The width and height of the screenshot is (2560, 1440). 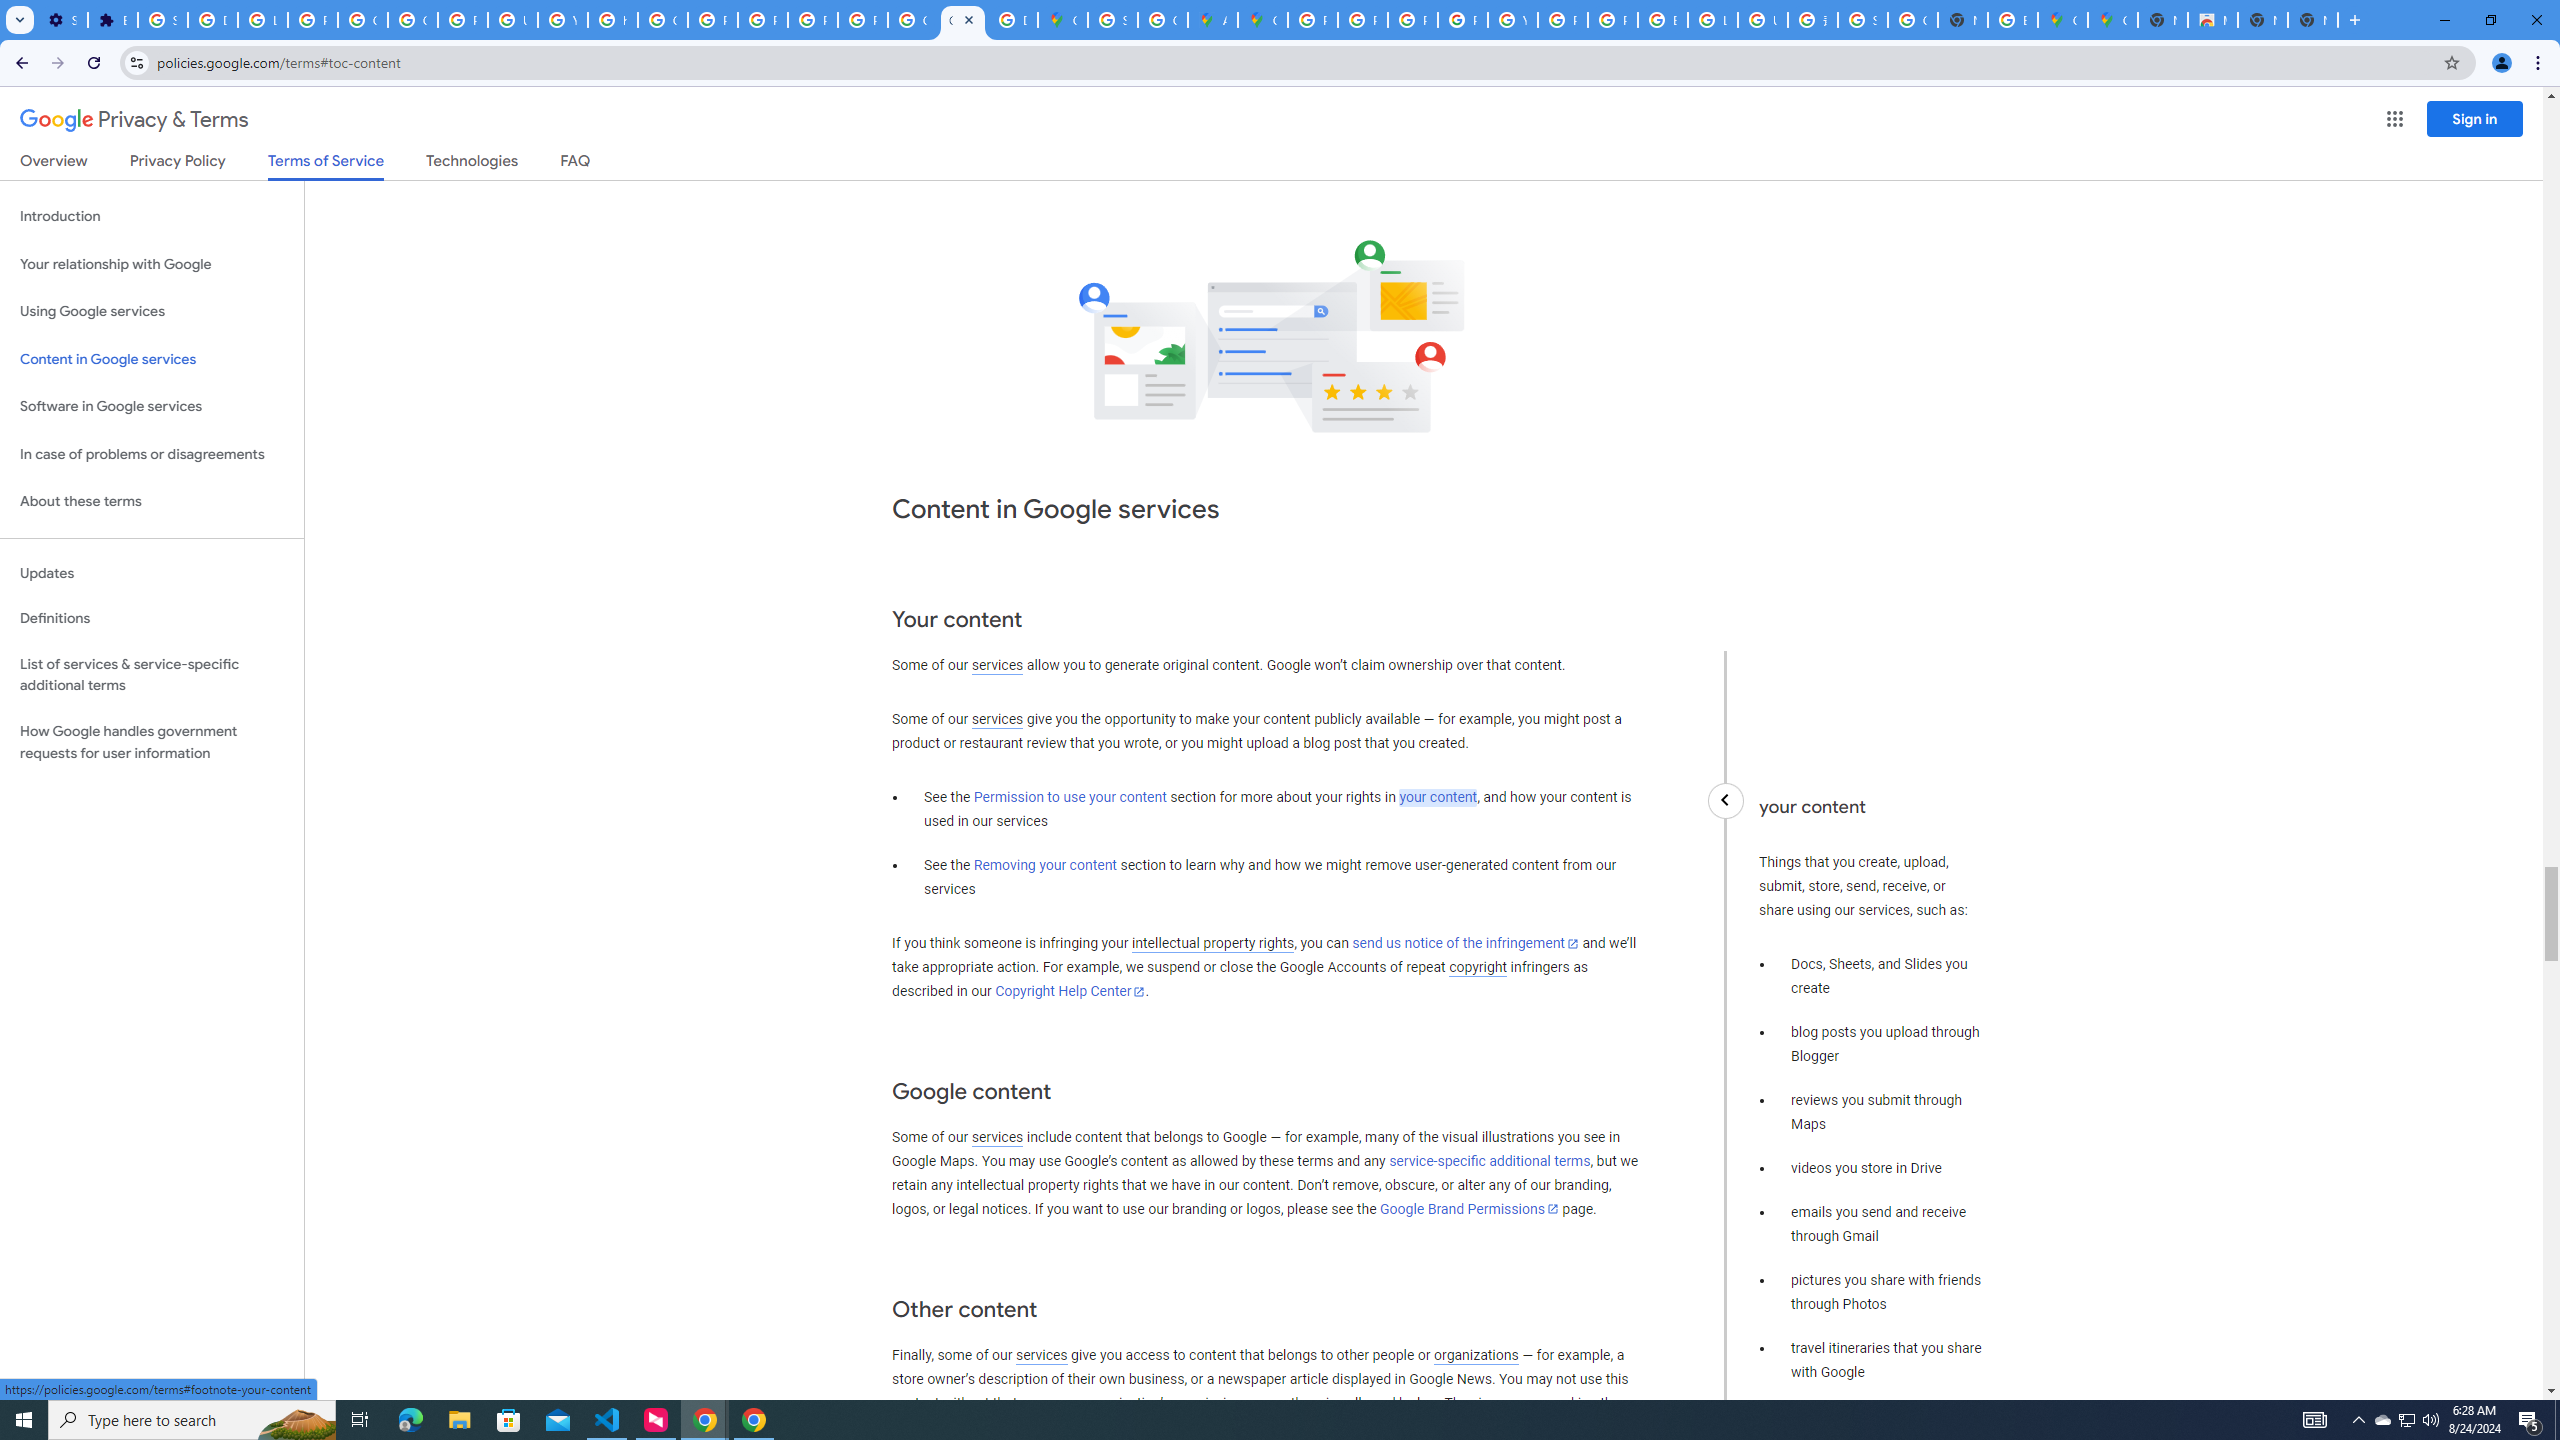 I want to click on 'Settings - On startup', so click(x=61, y=19).